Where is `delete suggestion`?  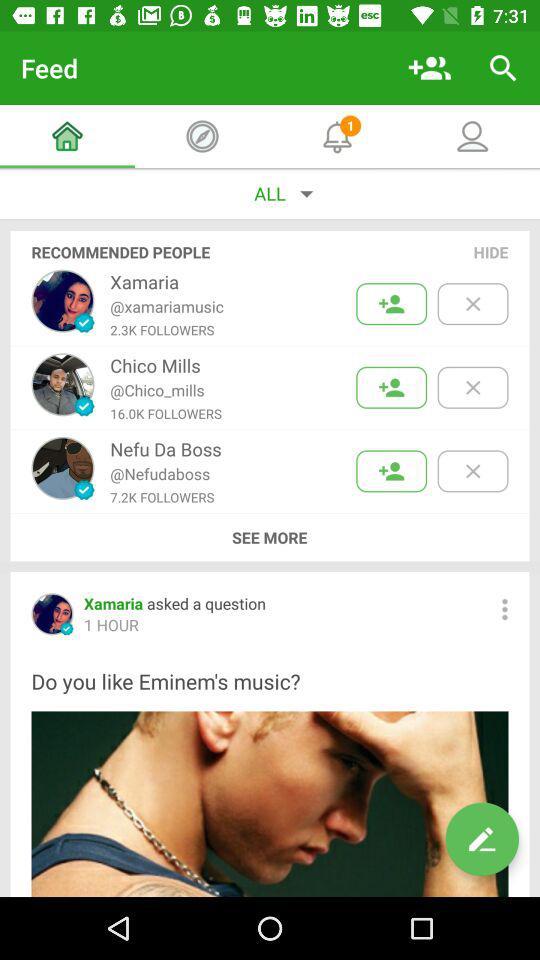 delete suggestion is located at coordinates (472, 386).